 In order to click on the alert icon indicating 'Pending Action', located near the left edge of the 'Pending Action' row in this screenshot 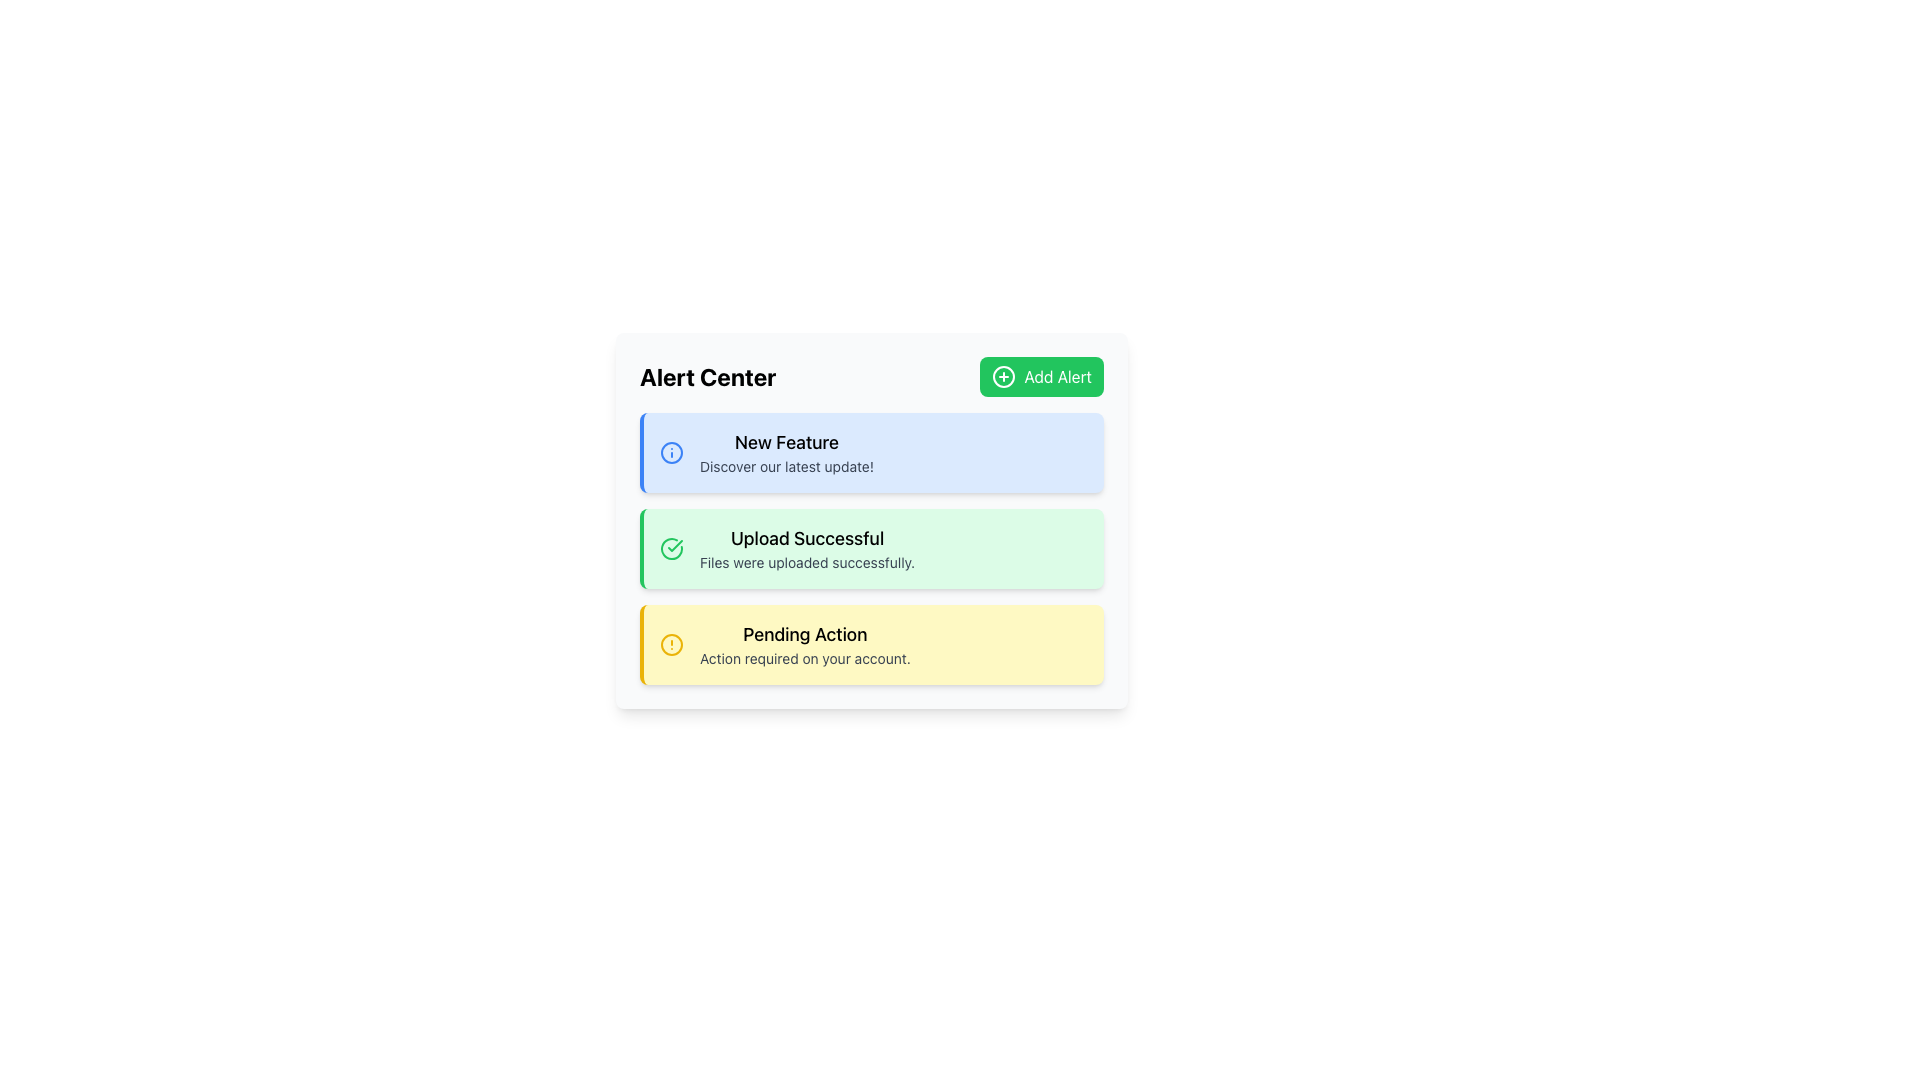, I will do `click(672, 644)`.